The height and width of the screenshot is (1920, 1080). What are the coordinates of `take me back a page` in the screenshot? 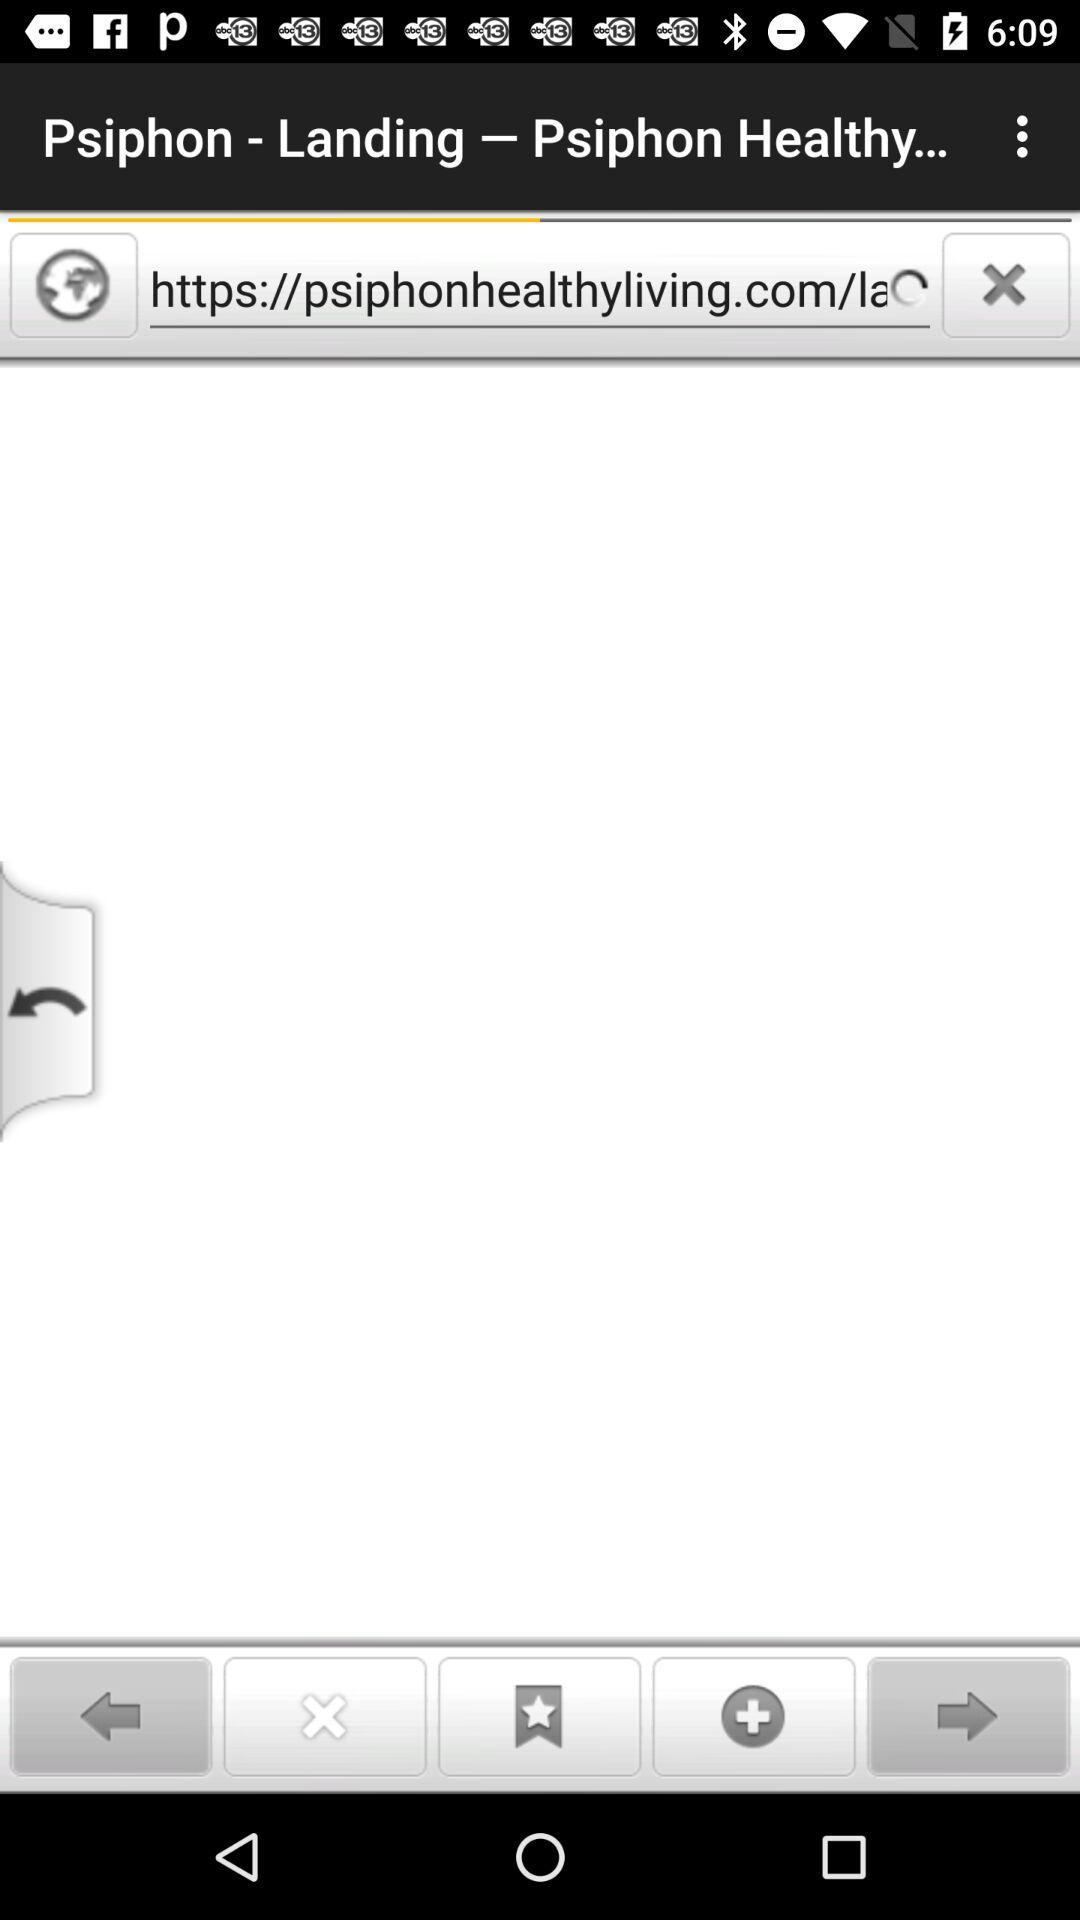 It's located at (54, 1001).